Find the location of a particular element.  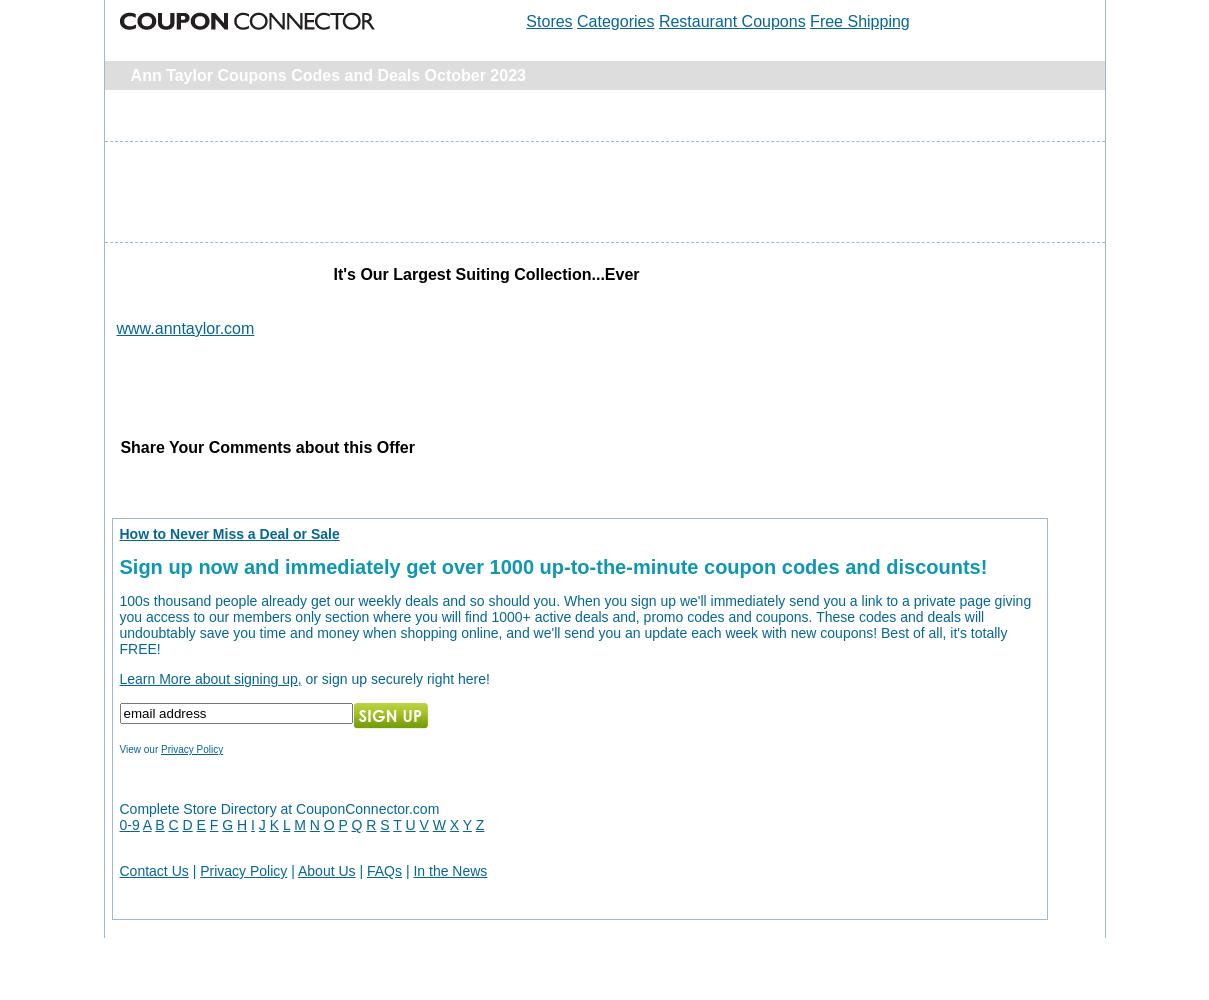

'T' is located at coordinates (397, 824).